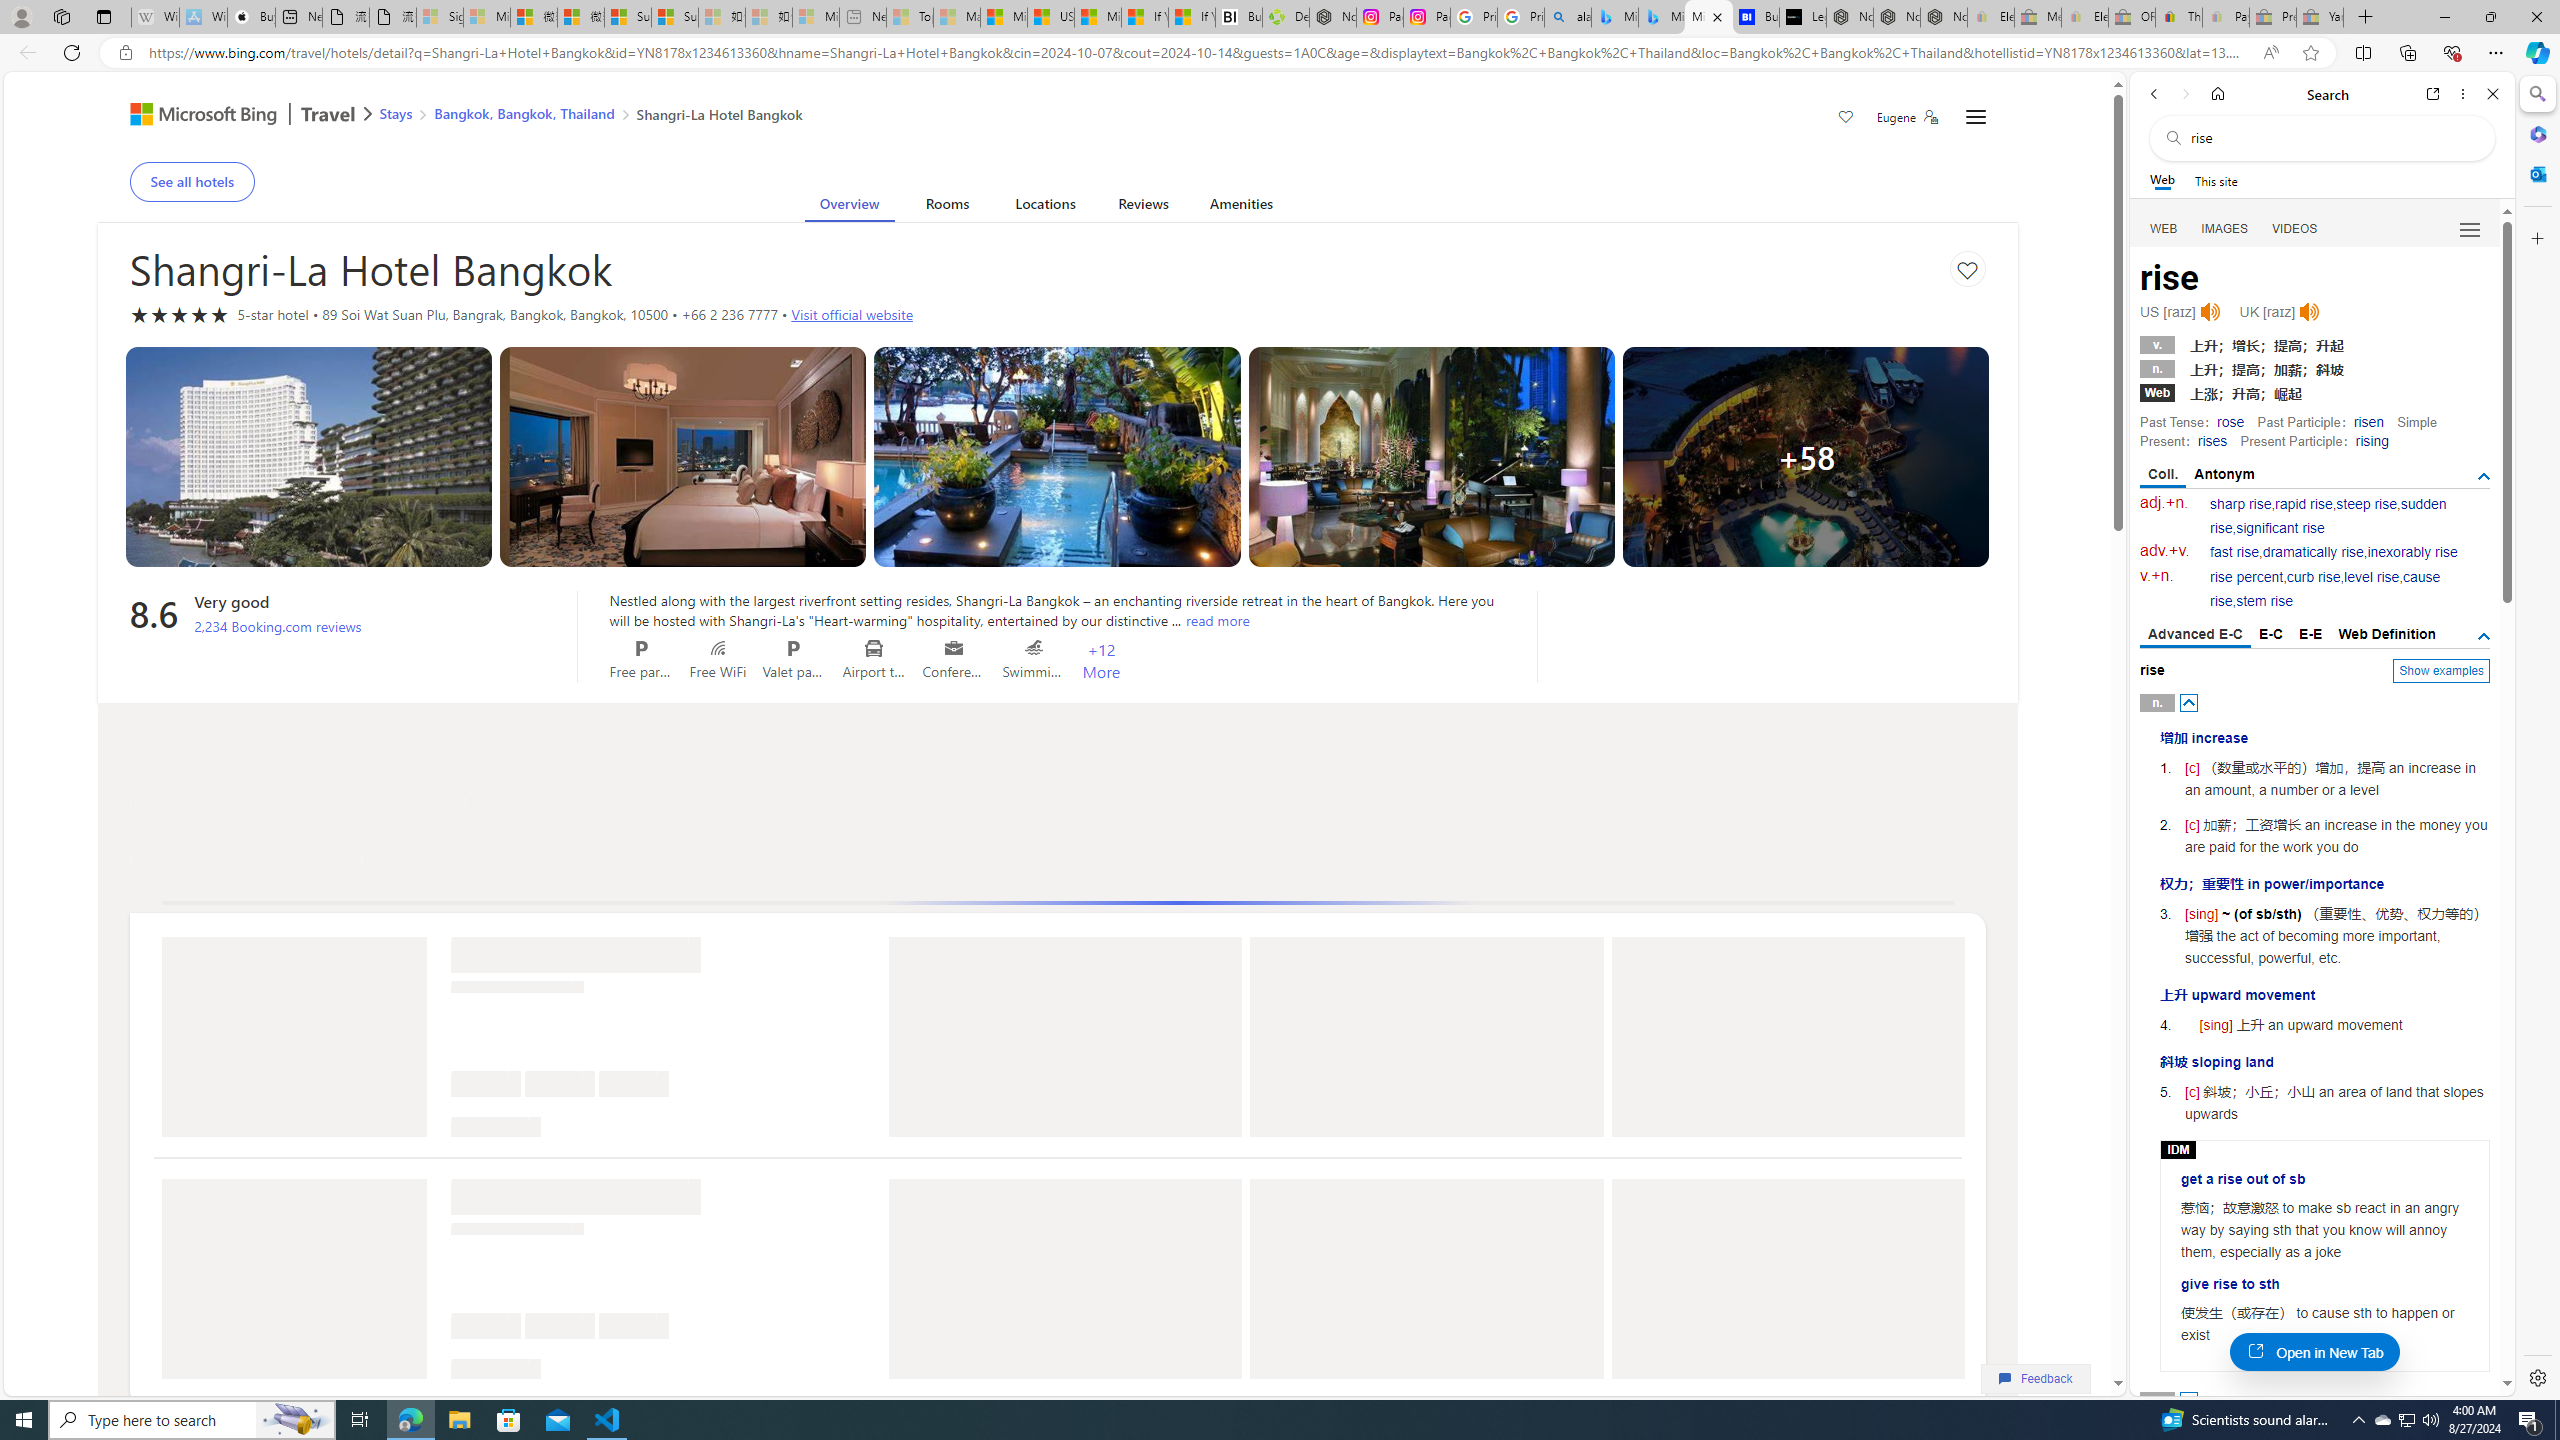 The height and width of the screenshot is (1440, 2560). Describe the element at coordinates (1708, 16) in the screenshot. I see `'Microsoft Bing Travel - Shangri-La Hotel Bangkok'` at that location.